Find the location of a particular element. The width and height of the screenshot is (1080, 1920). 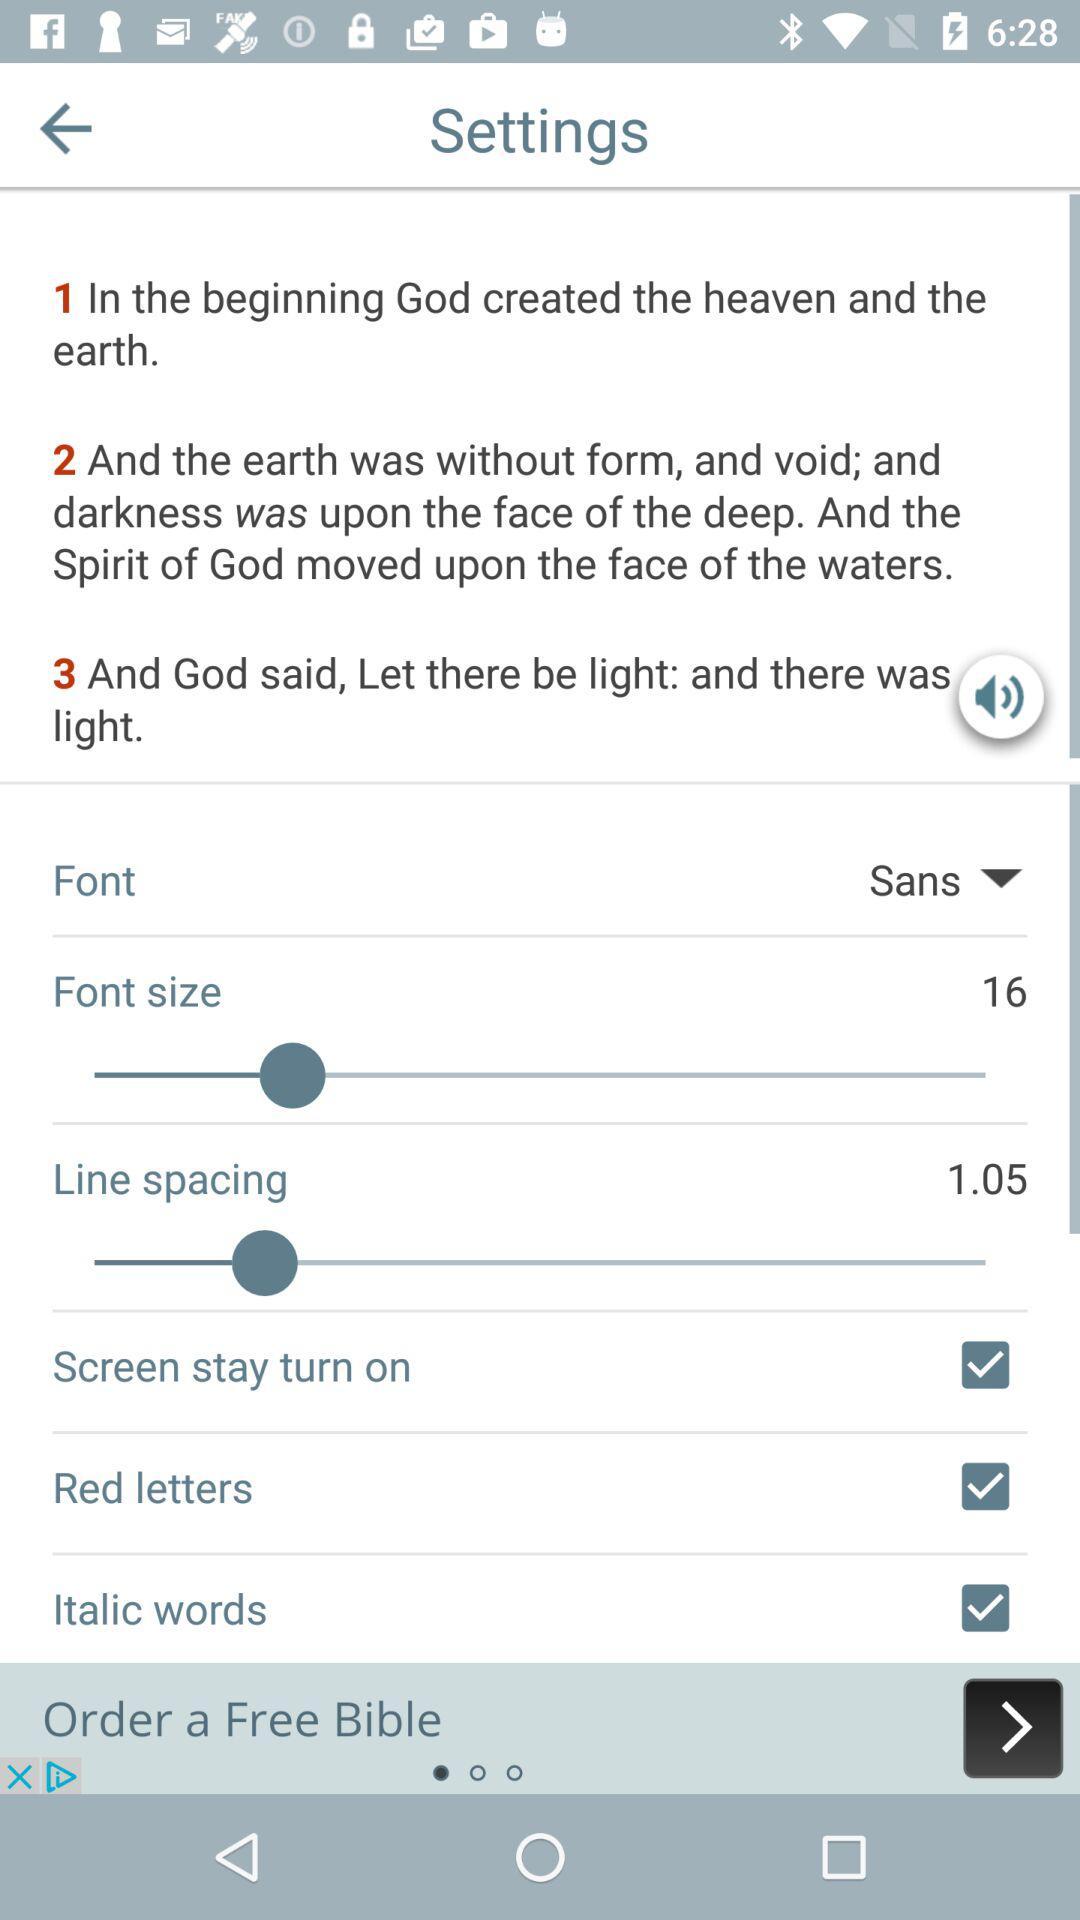

screen stay turn on is located at coordinates (984, 1363).